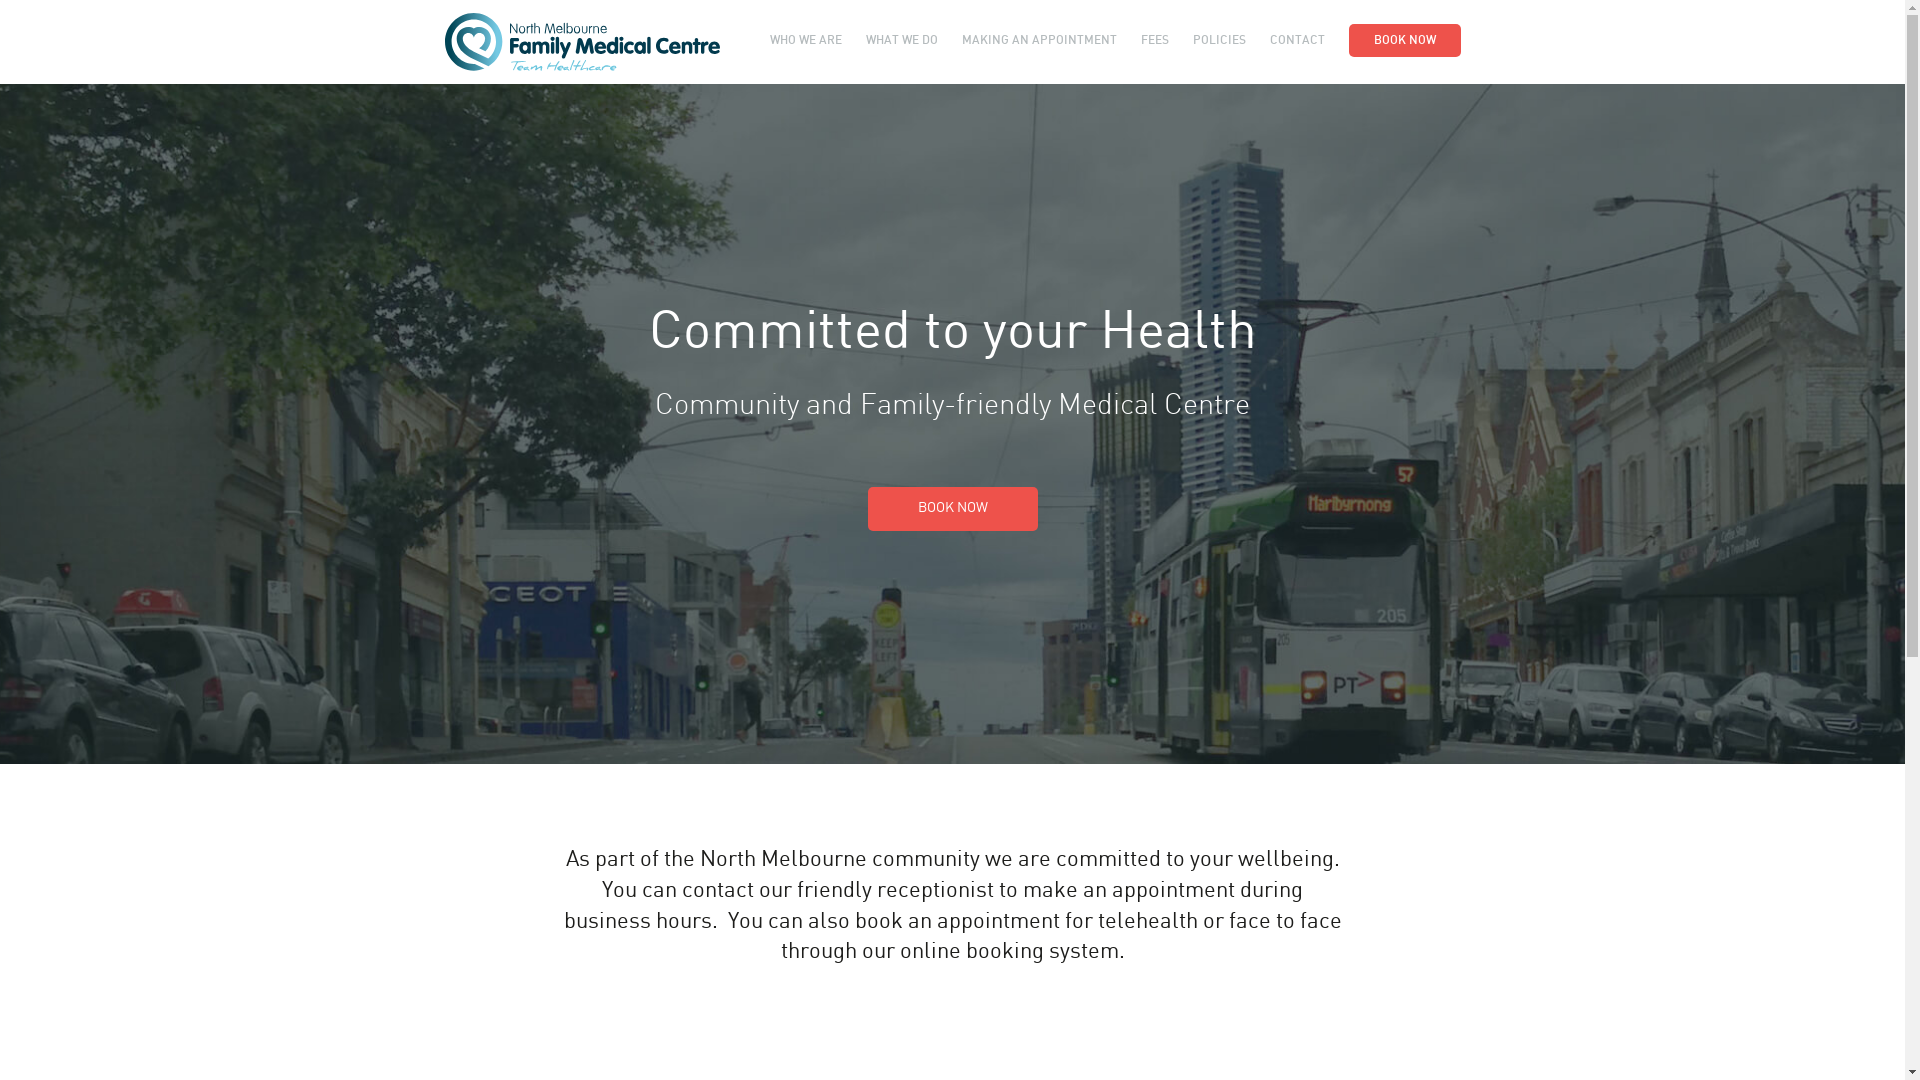 This screenshot has height=1080, width=1920. I want to click on 'MAKING AN APPOINTMENT', so click(1039, 39).